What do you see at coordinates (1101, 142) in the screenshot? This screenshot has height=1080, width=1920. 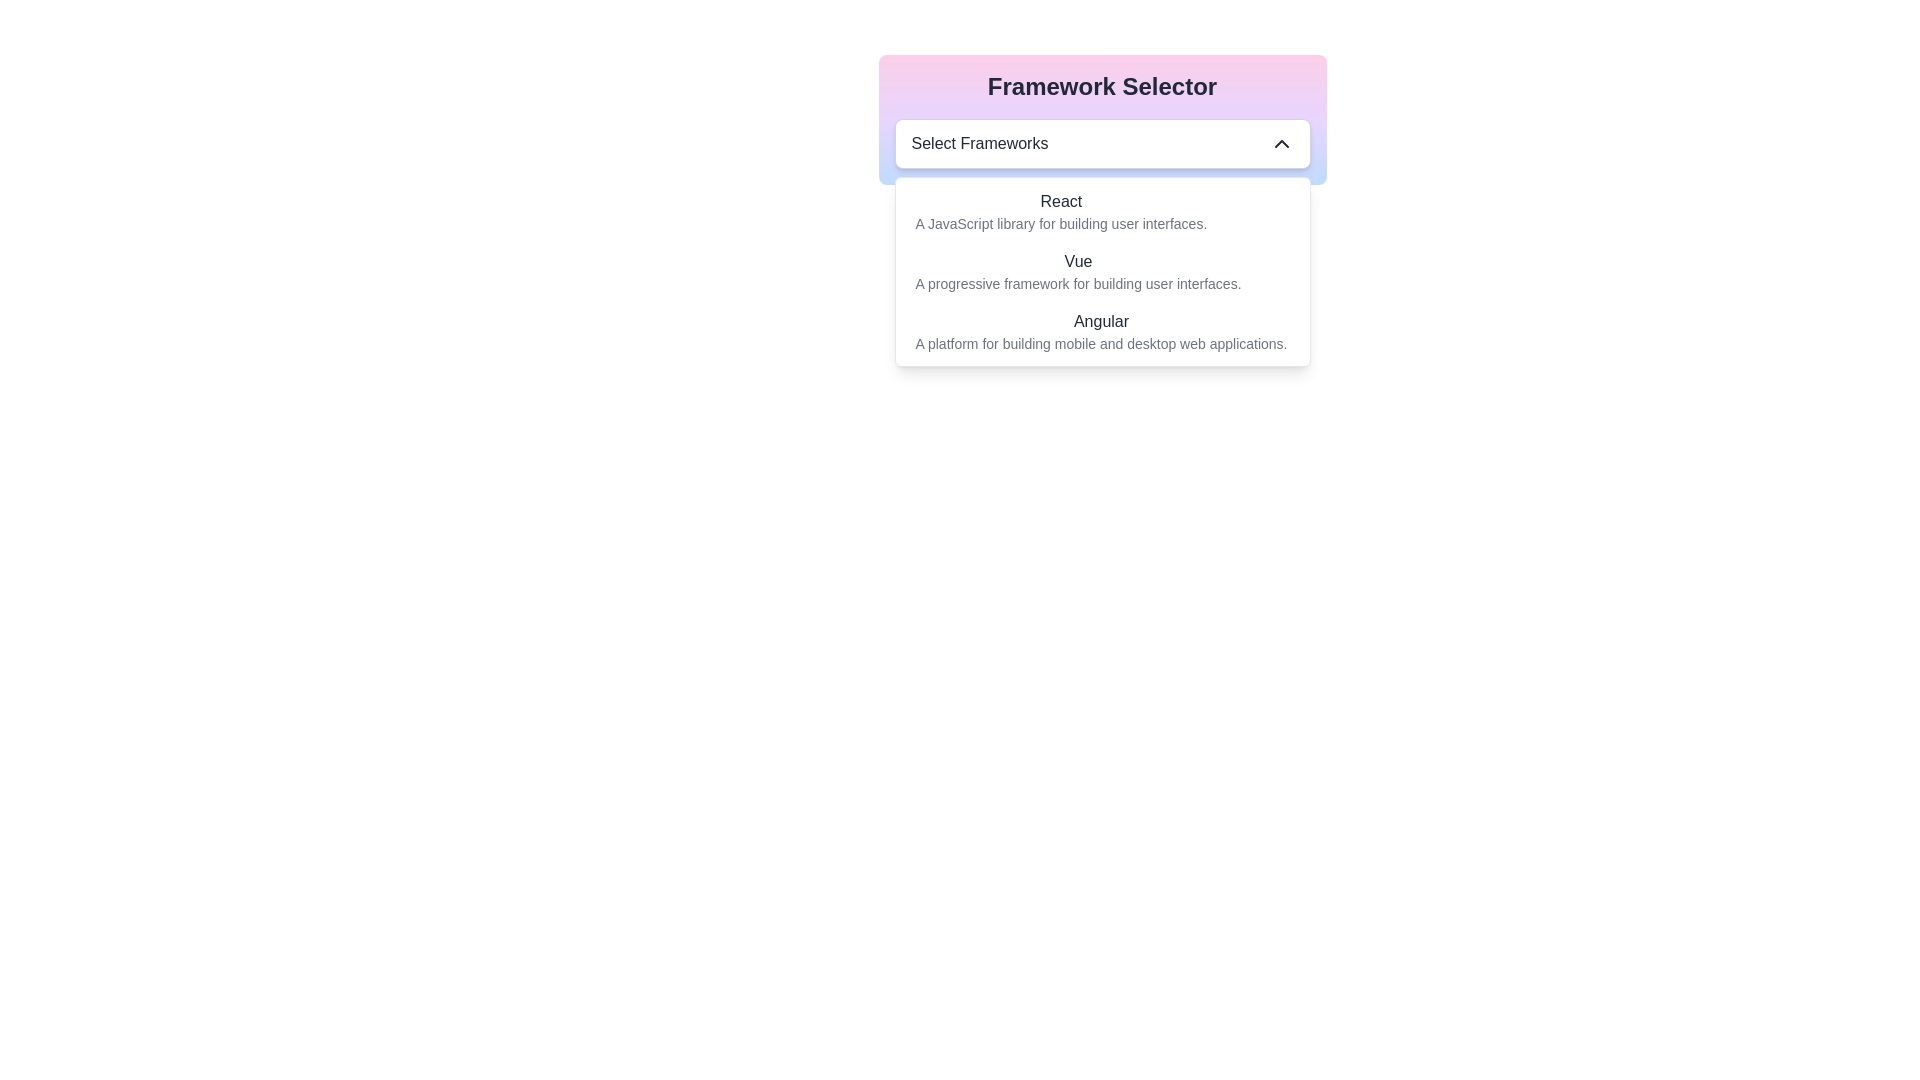 I see `the 'Select Frameworks' dropdown menu` at bounding box center [1101, 142].